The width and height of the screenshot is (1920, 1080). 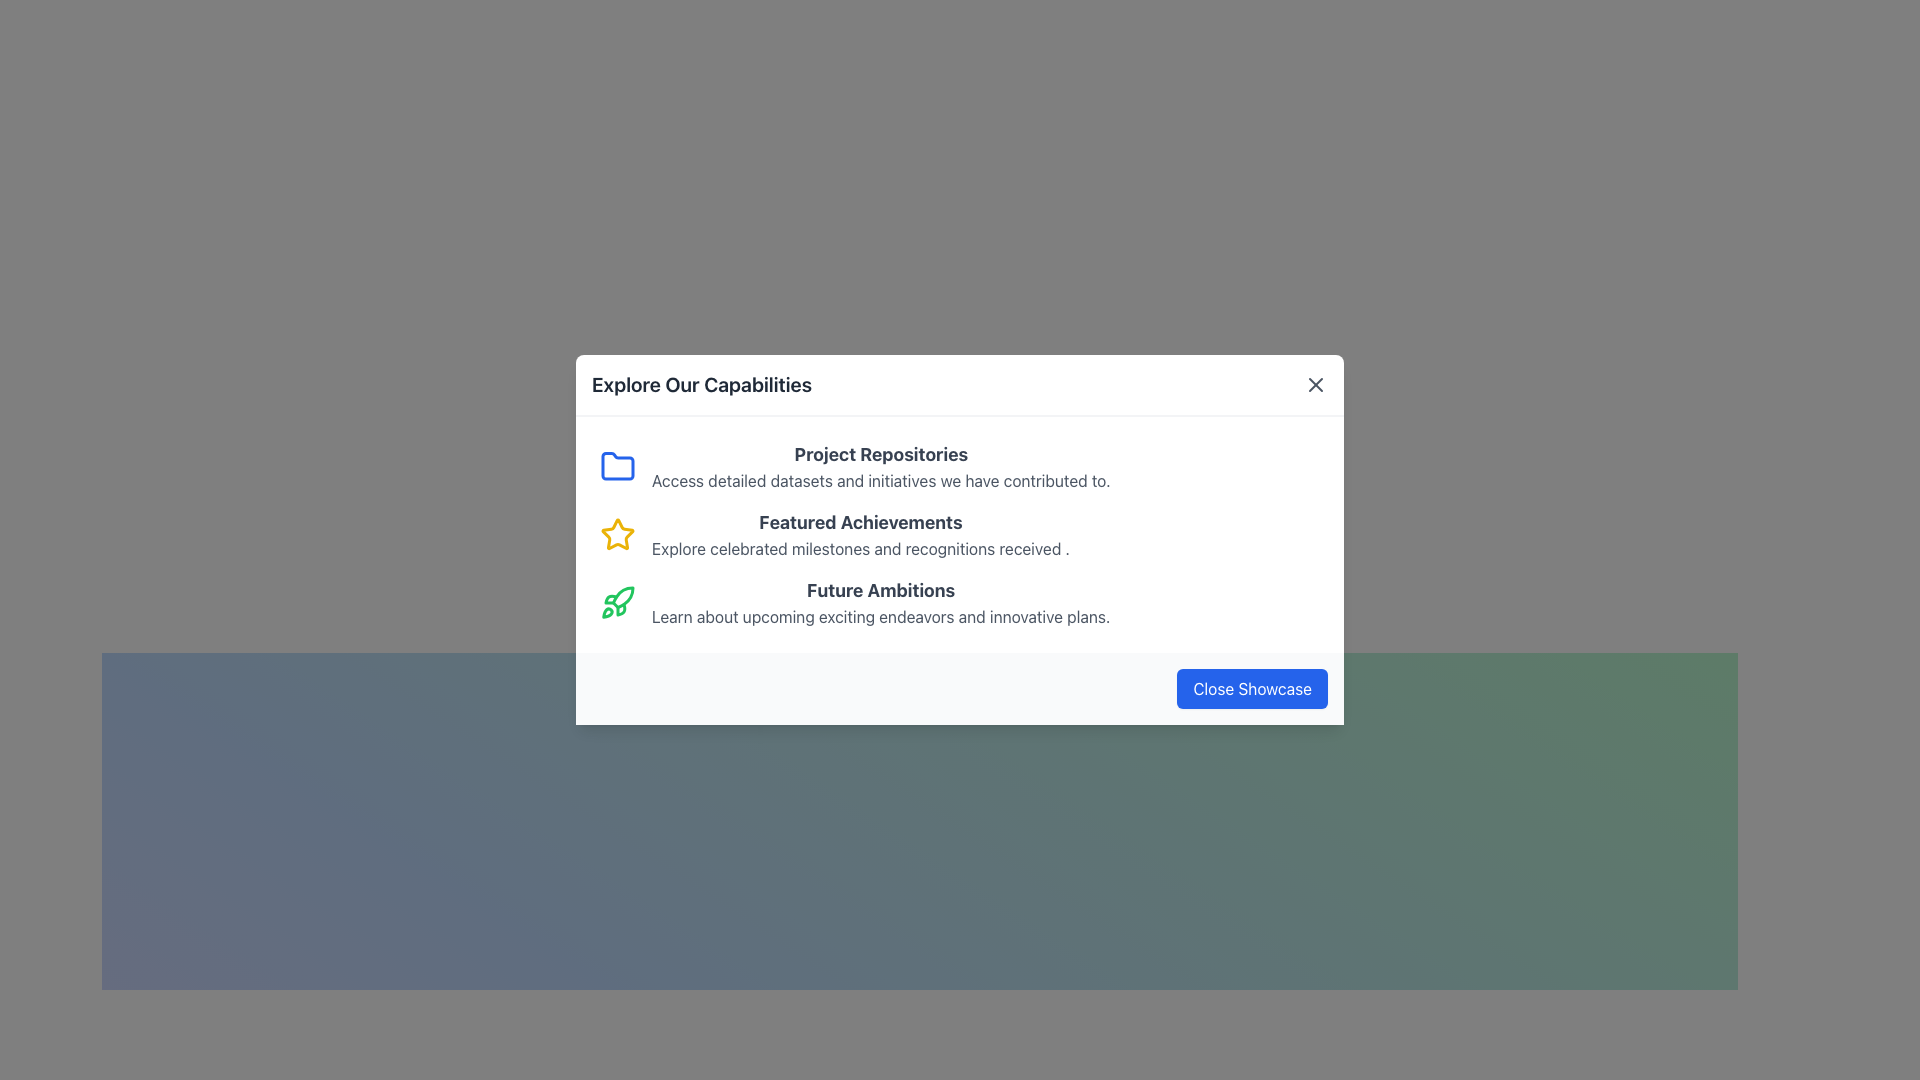 I want to click on the rectangular button with rounded corners styled with a blue background and white text that reads 'Close Showcase' to observe a color change, so click(x=1251, y=688).